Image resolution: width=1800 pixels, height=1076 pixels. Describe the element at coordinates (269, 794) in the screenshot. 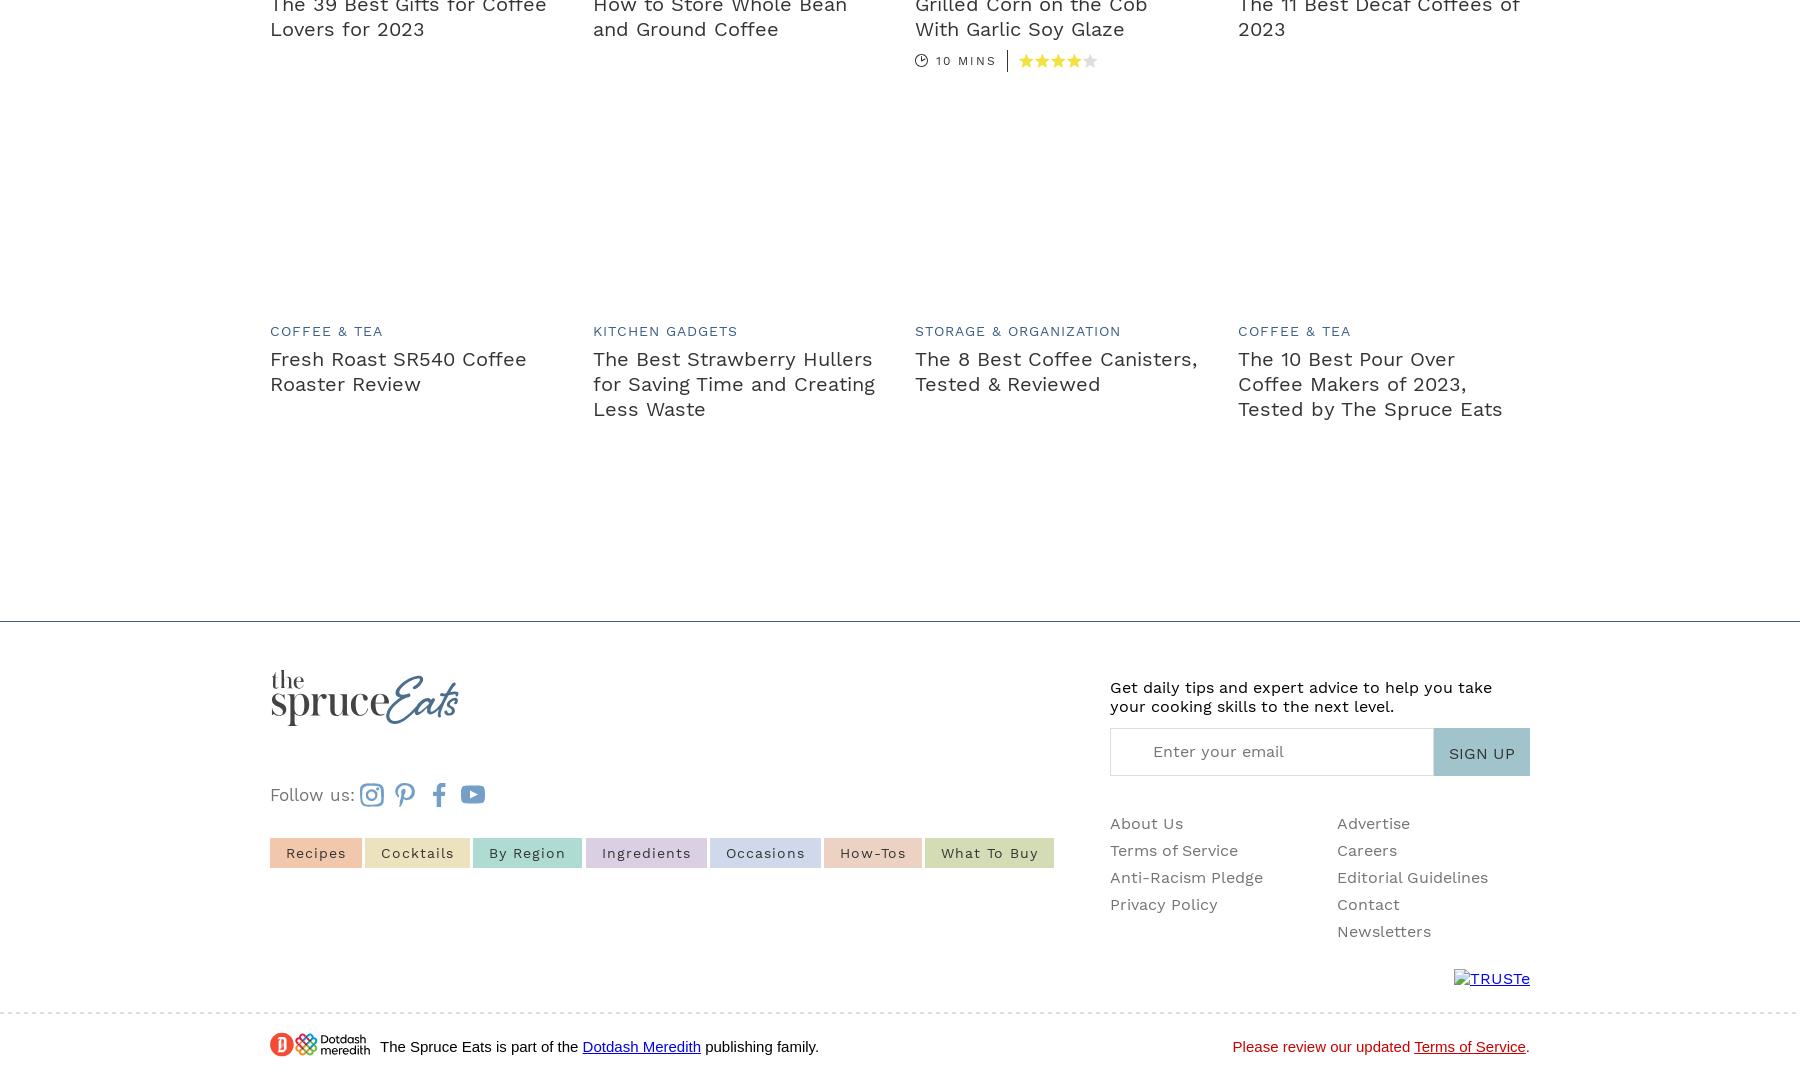

I see `'Follow us:'` at that location.